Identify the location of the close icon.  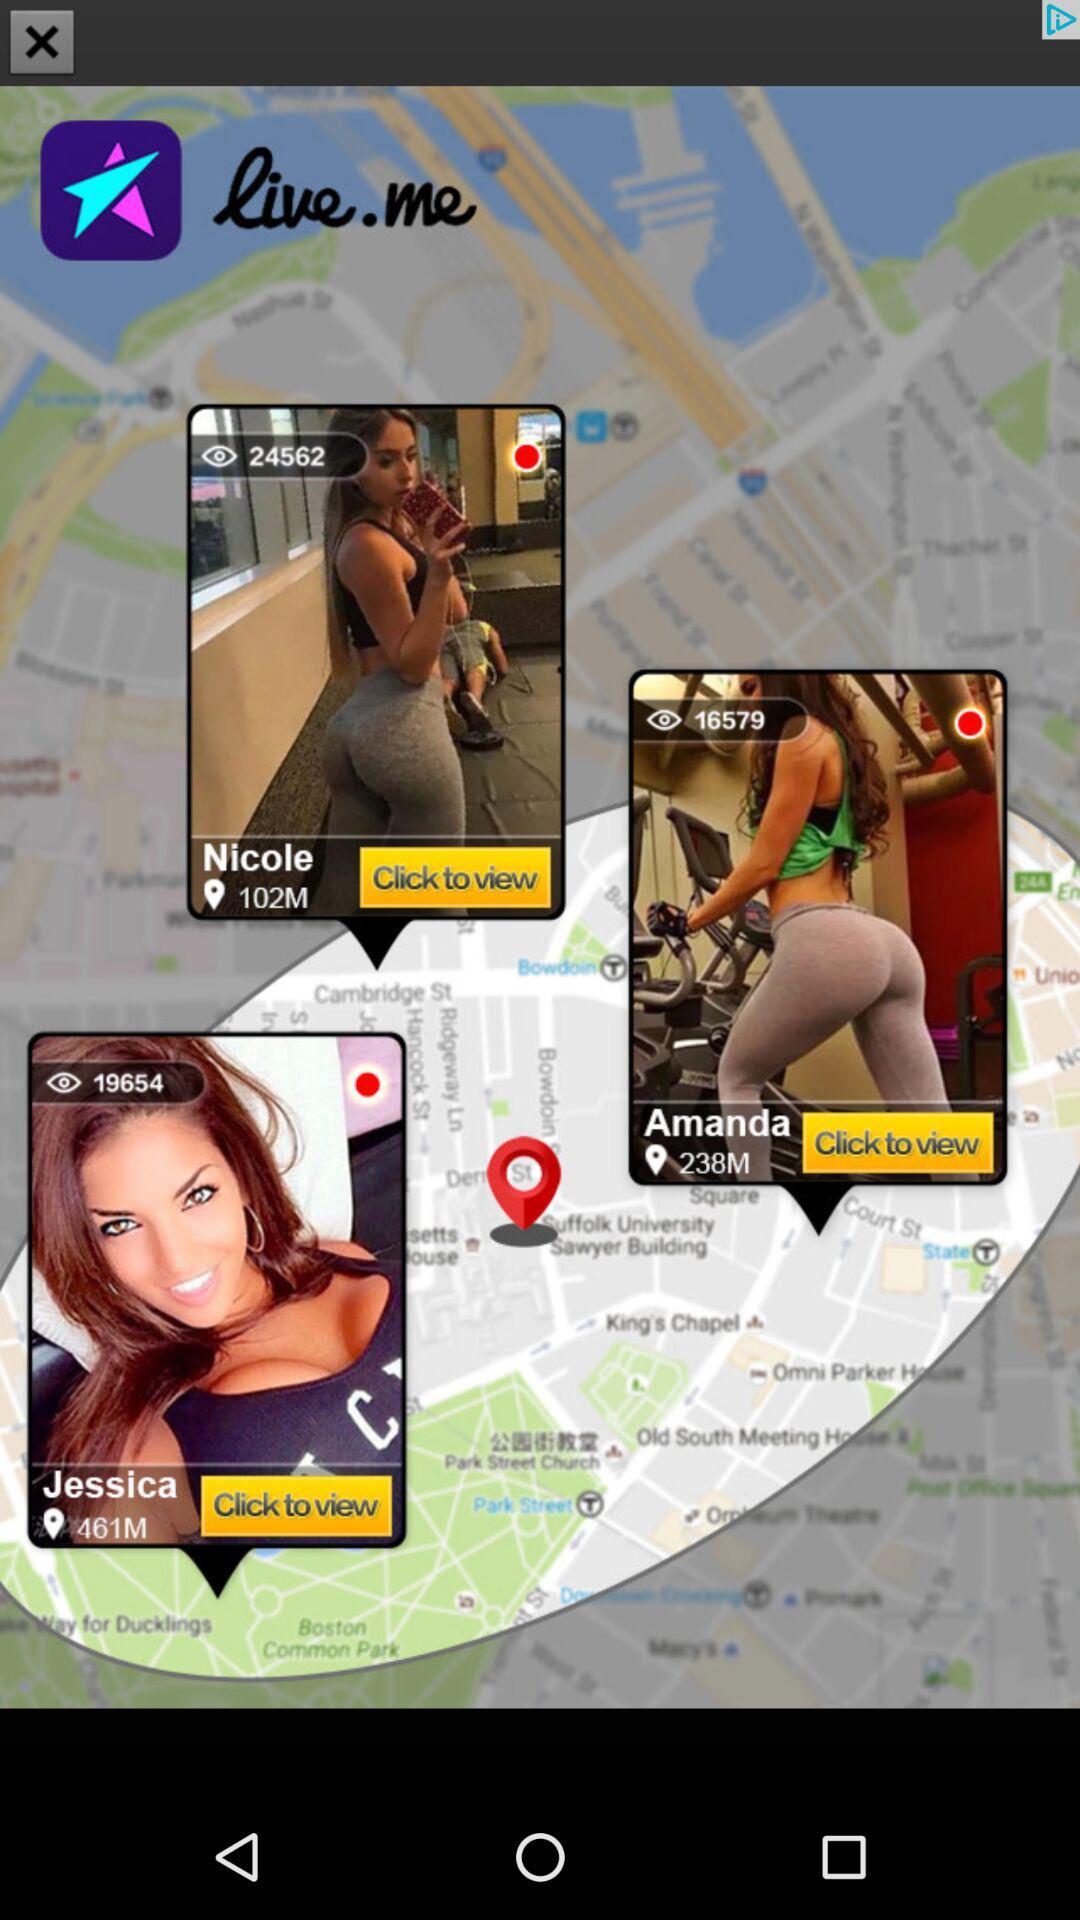
(42, 44).